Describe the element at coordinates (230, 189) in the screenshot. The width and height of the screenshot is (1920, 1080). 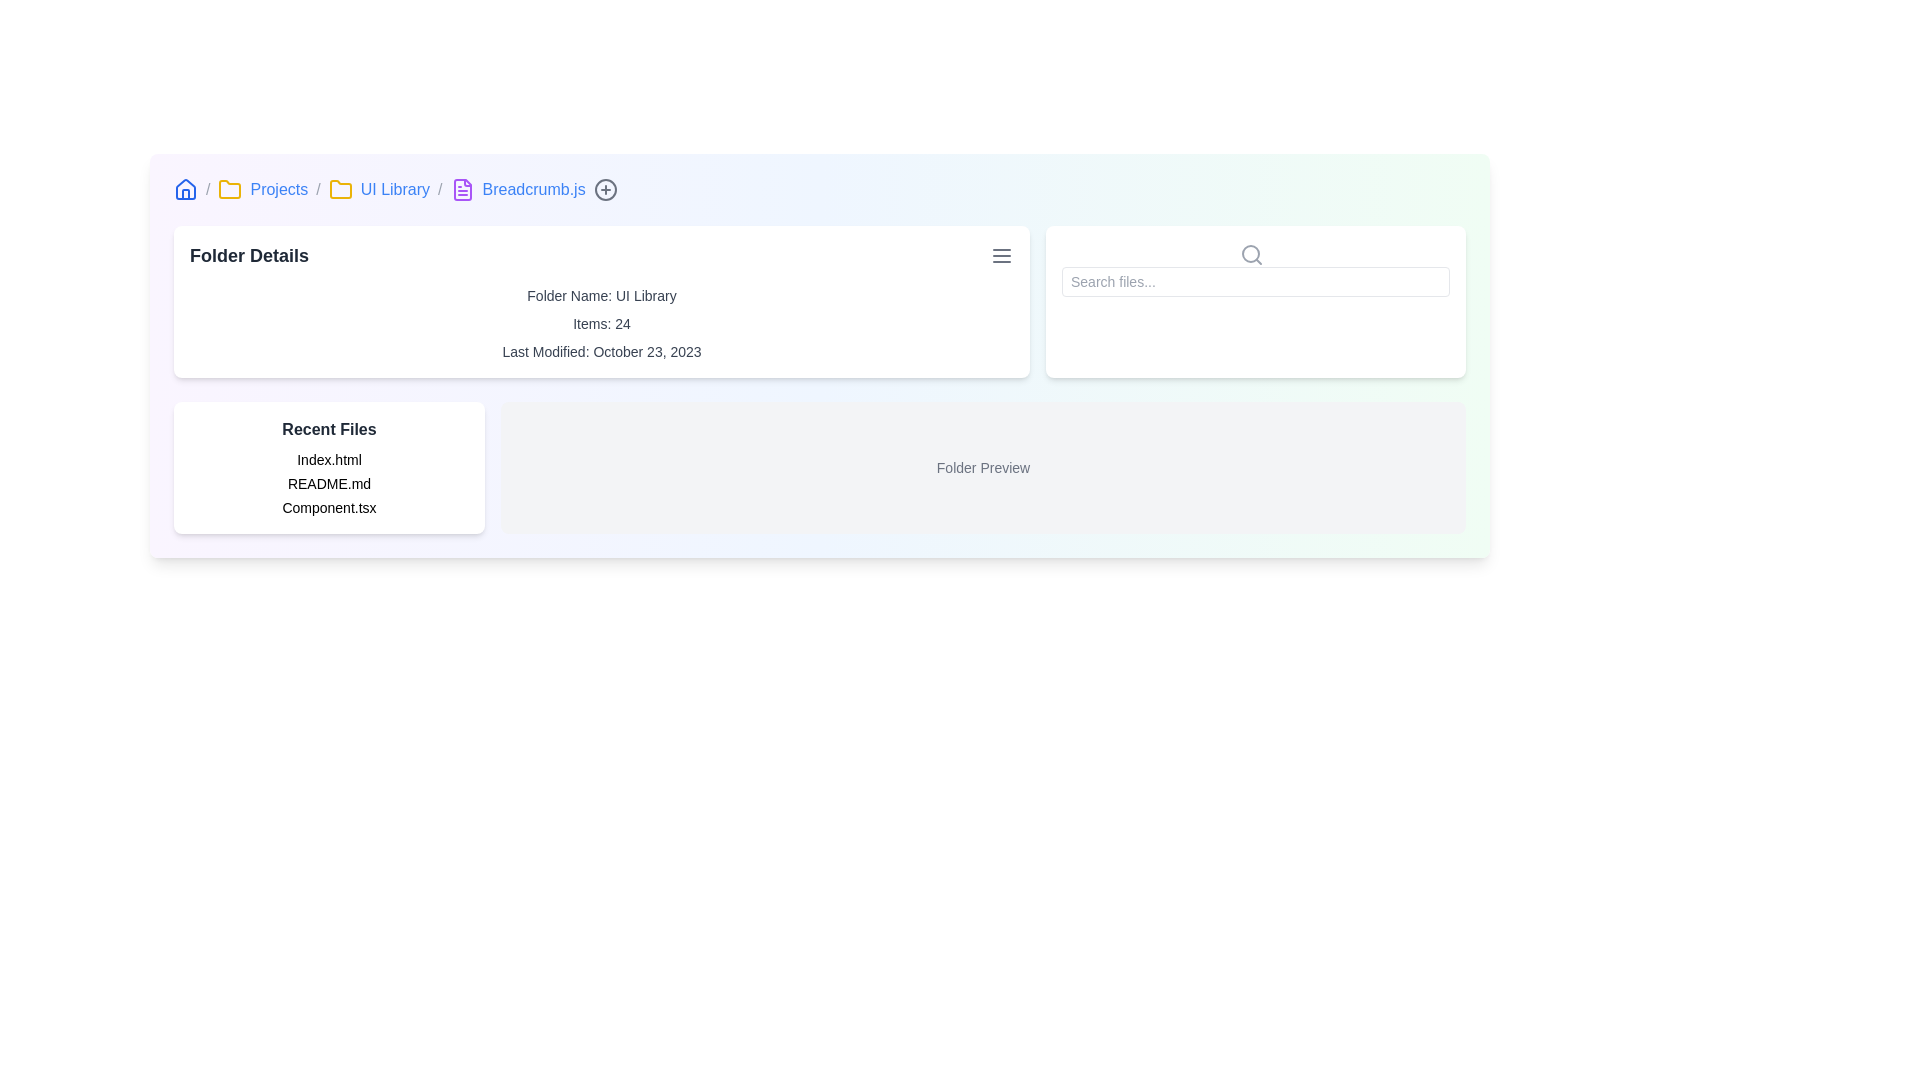
I see `the graphical icon representing a folder with a yellow outline located in the breadcrumb navigation bar after the 'Projects' label` at that location.